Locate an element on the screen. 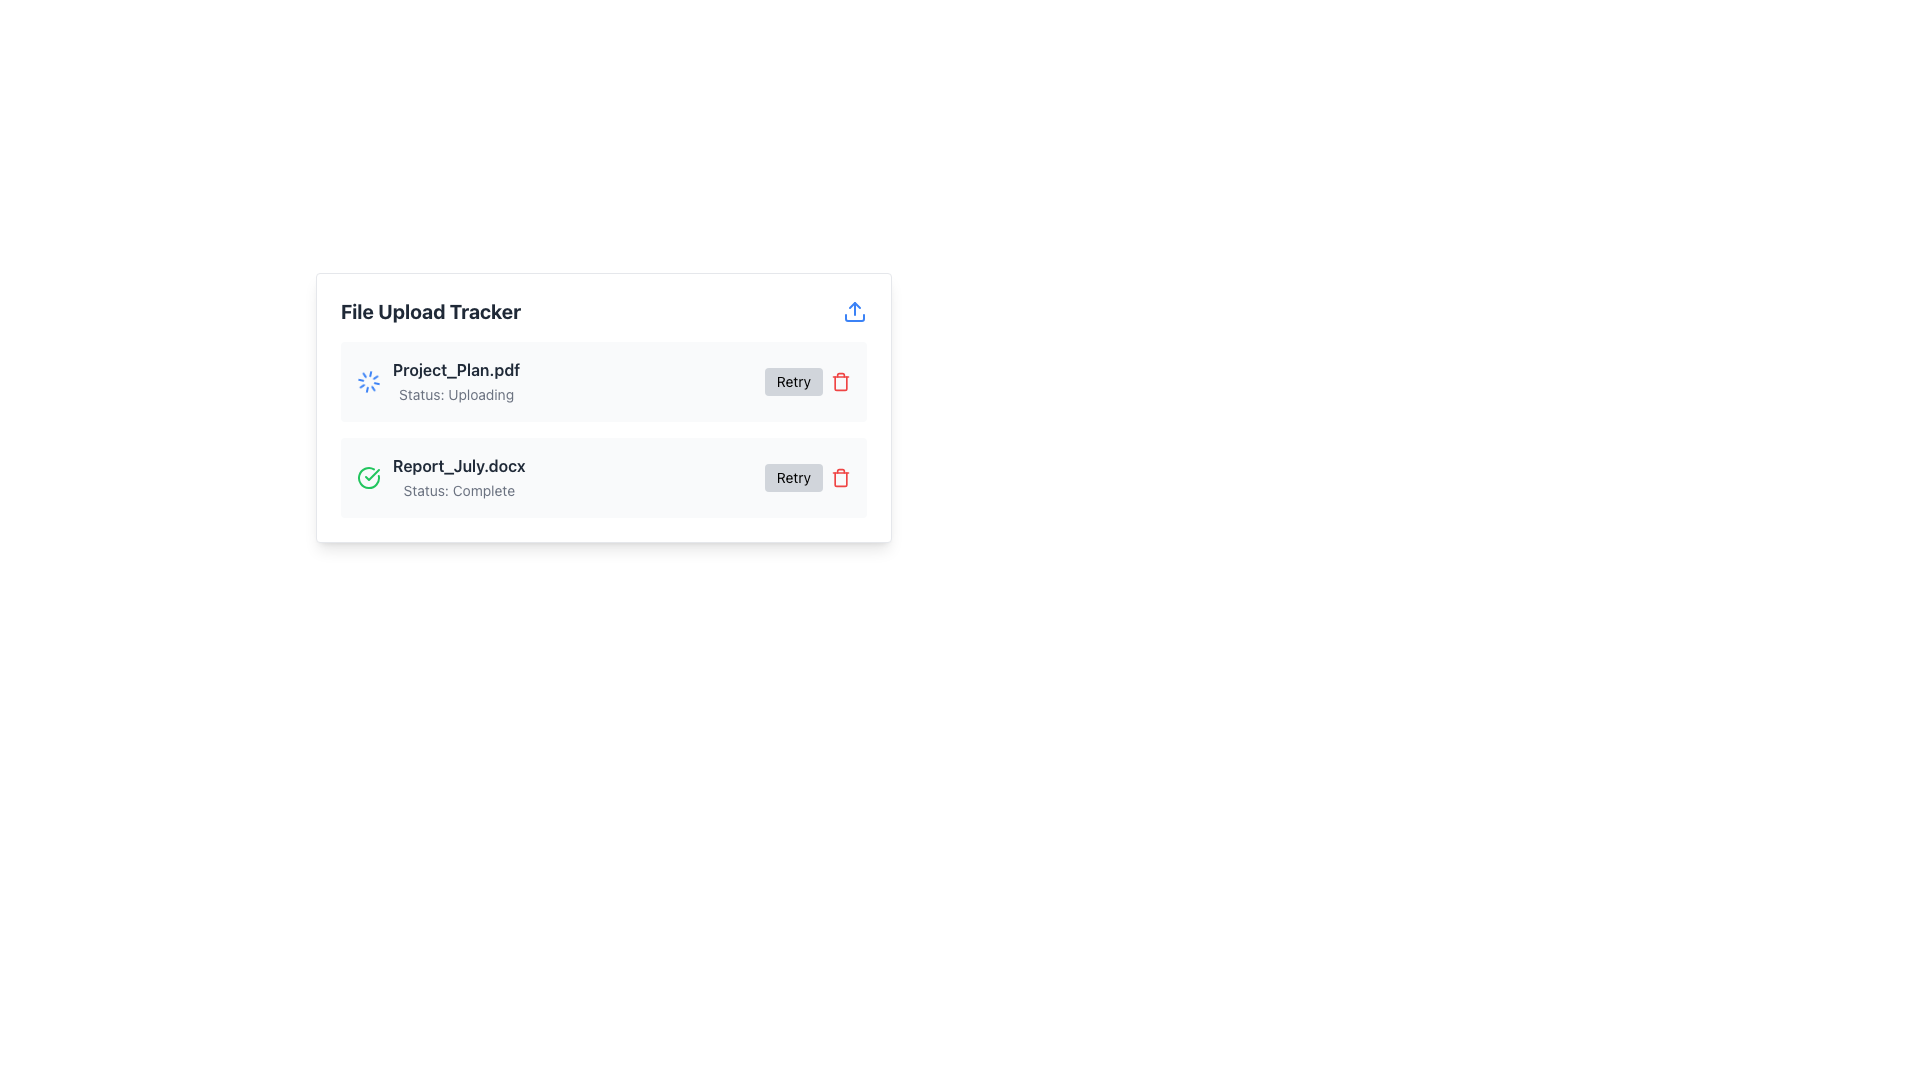 The image size is (1920, 1080). the document listed in the file upload tracker that shows the upload status as complete, located in the second row below 'Project_Plan.pdf' is located at coordinates (440, 478).